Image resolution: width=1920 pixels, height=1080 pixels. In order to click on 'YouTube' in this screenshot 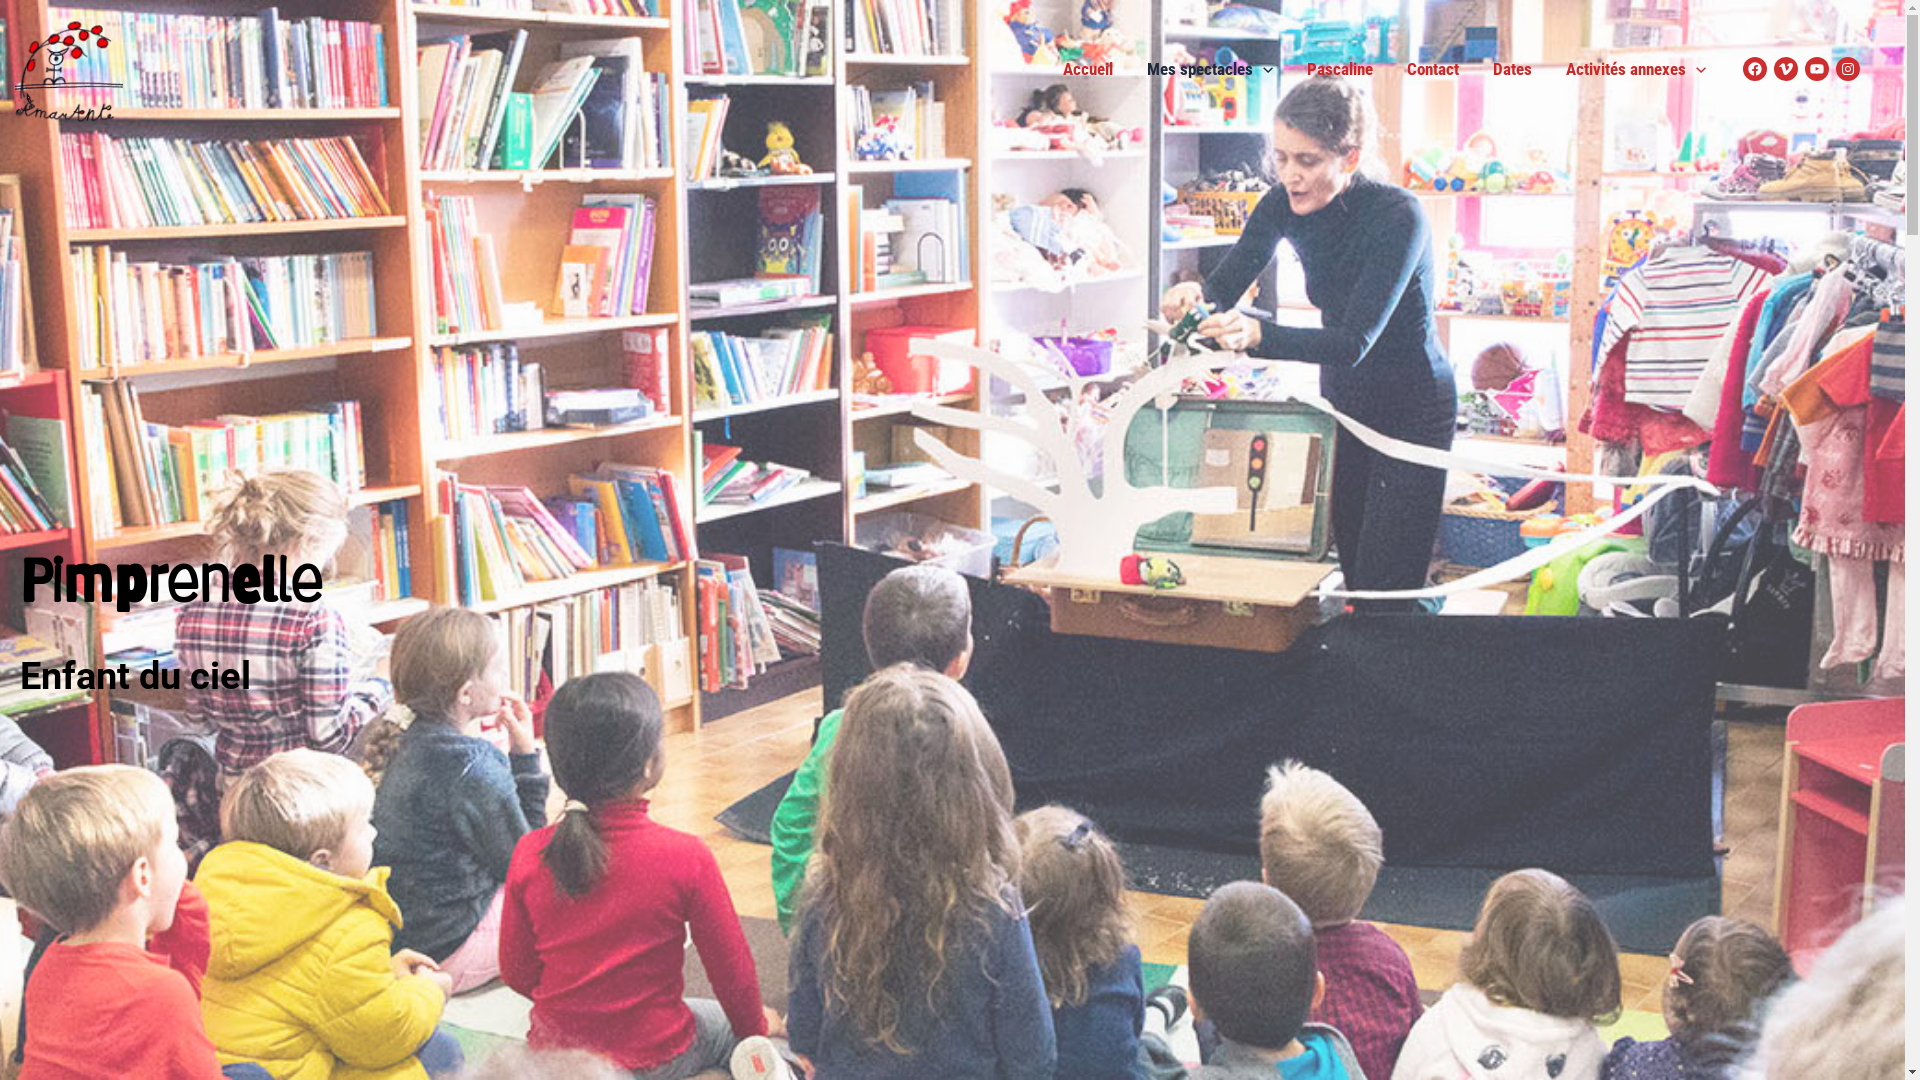, I will do `click(1817, 68)`.